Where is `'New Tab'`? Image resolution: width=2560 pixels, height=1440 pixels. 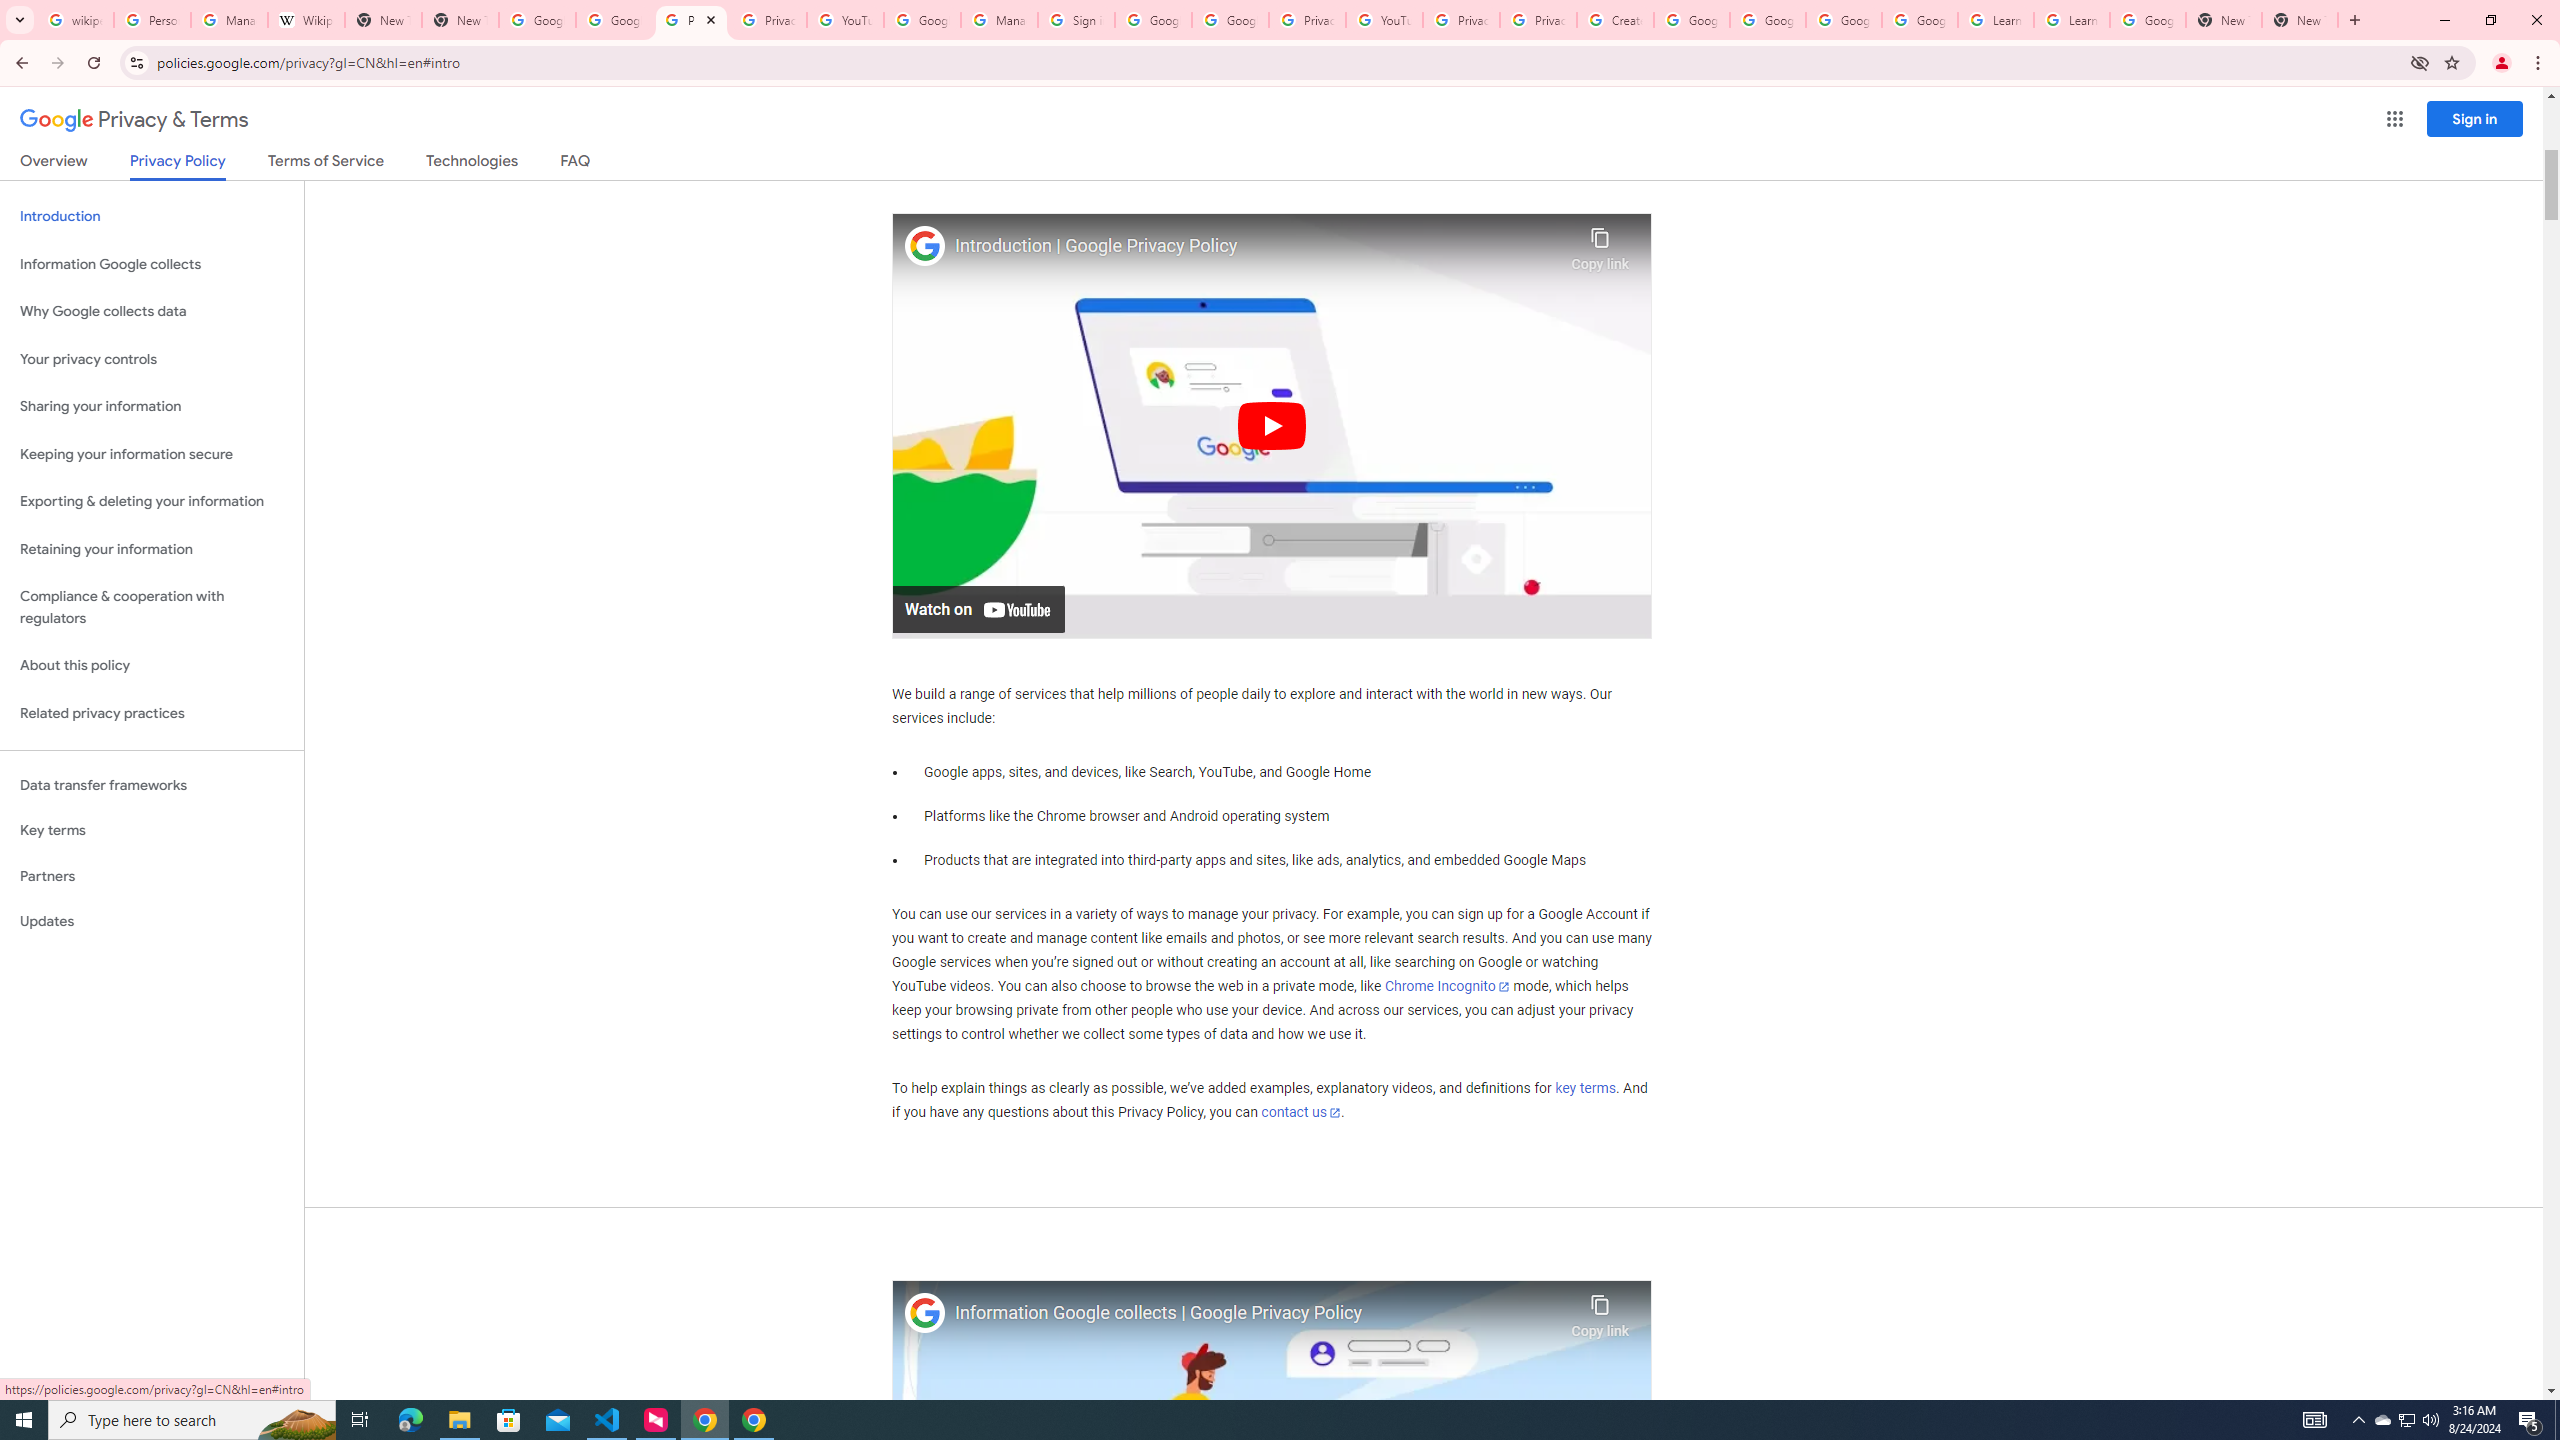
'New Tab' is located at coordinates (2299, 19).